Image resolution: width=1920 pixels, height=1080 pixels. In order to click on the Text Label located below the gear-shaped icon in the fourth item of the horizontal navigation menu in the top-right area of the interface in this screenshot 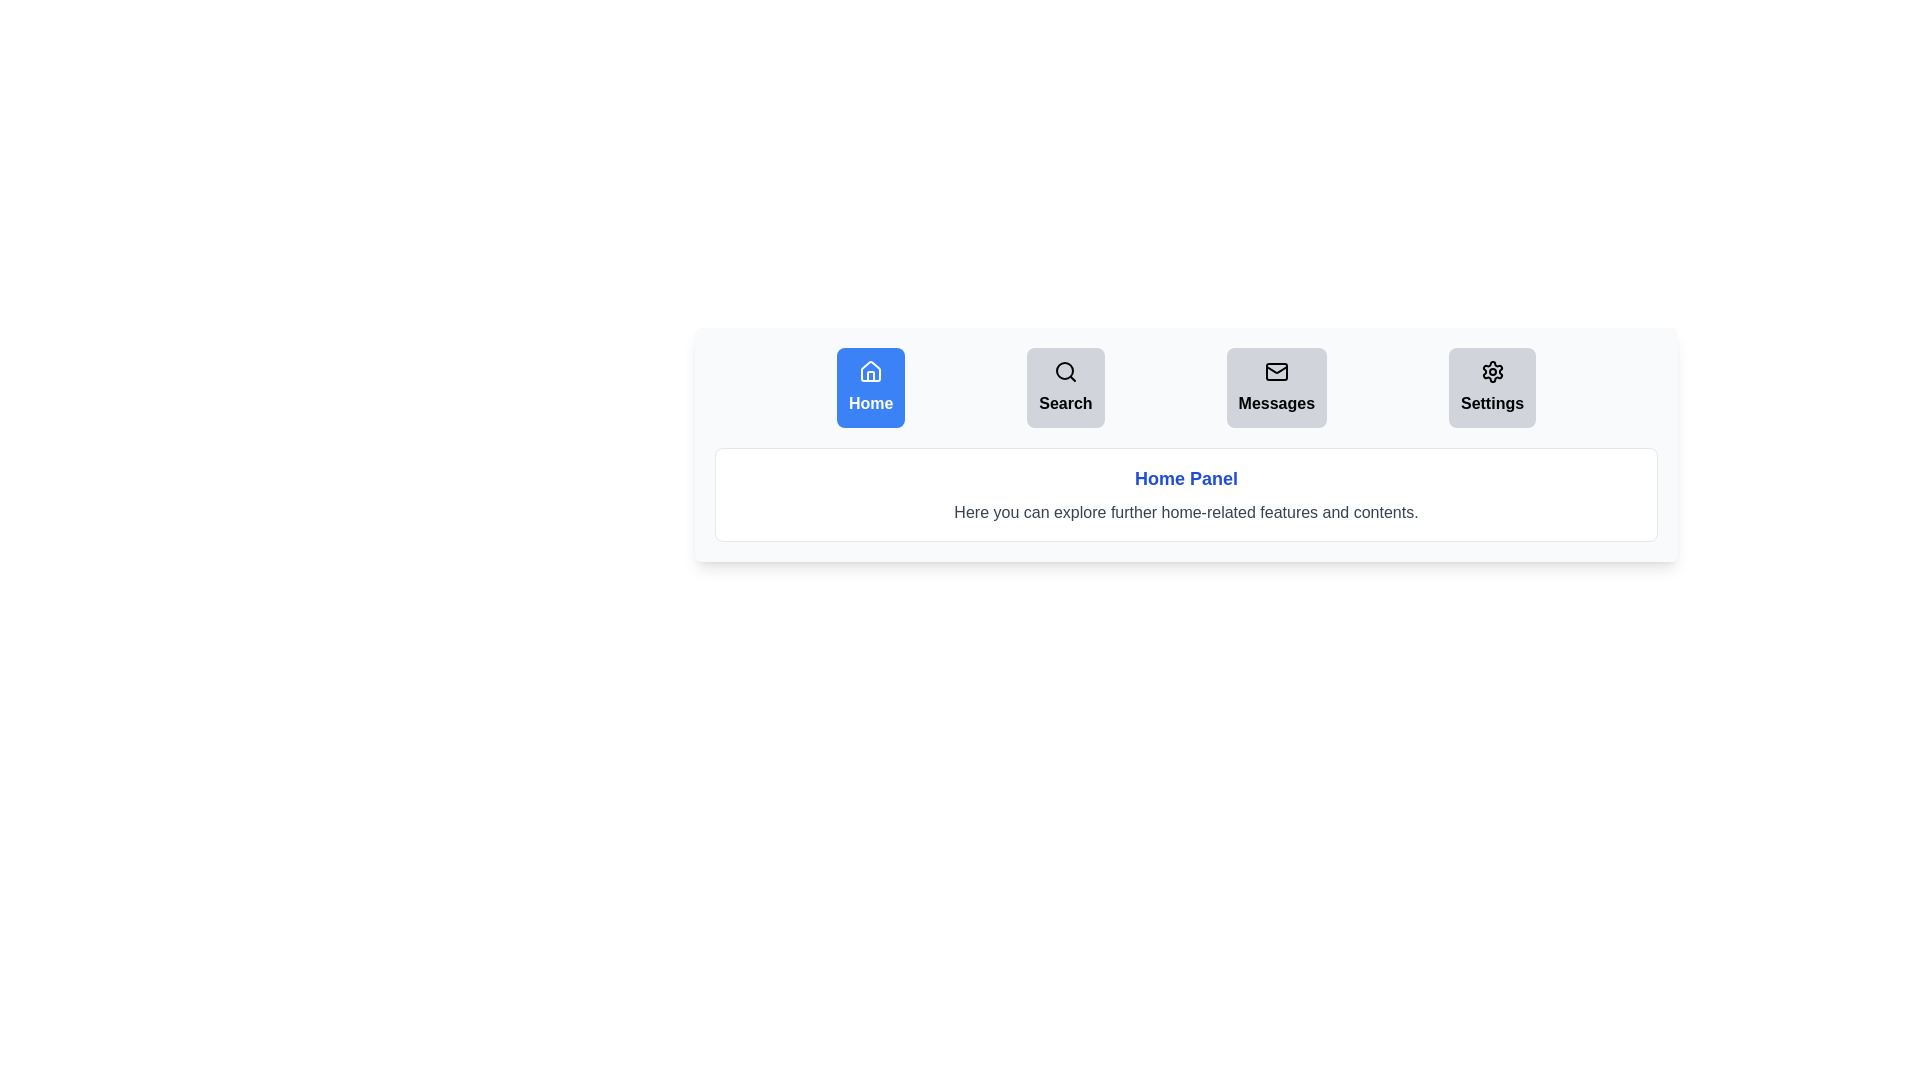, I will do `click(1492, 404)`.